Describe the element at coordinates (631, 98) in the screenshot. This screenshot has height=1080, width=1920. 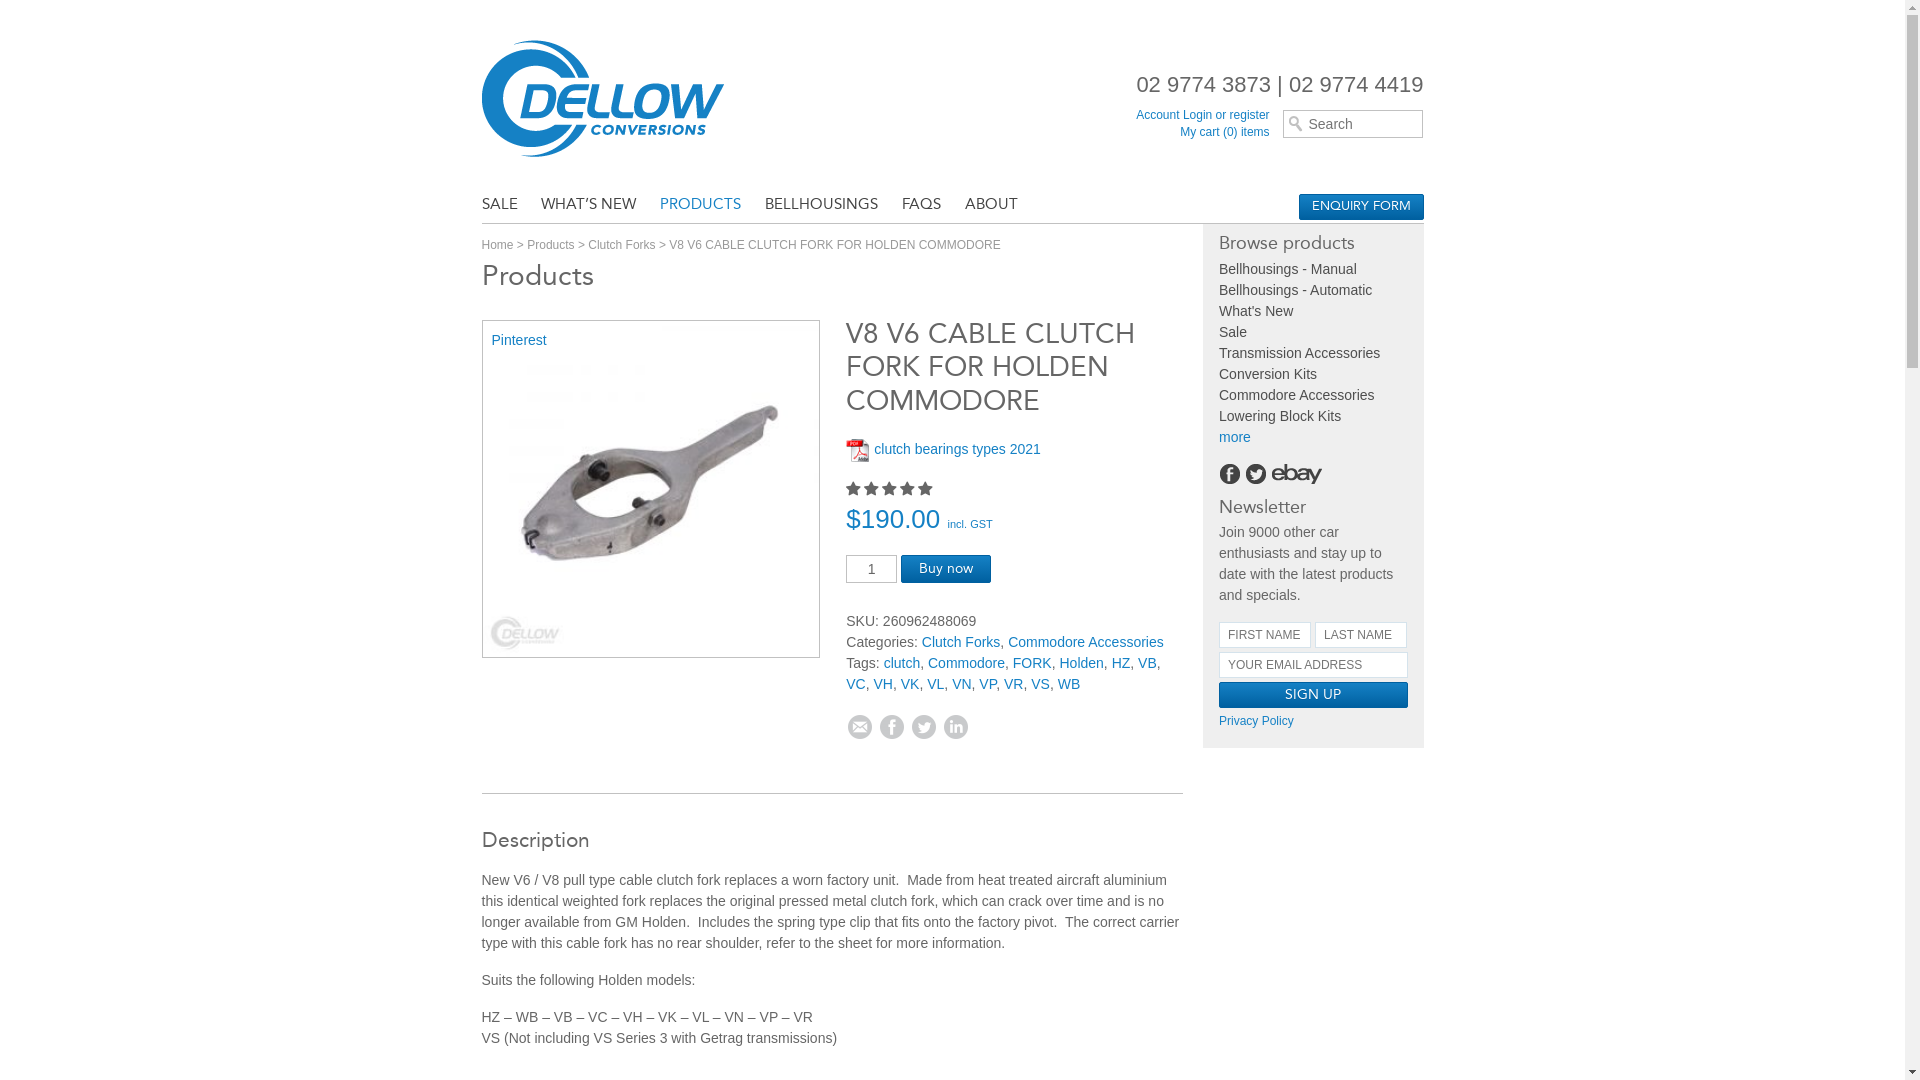
I see `'Dellow Conversions'` at that location.